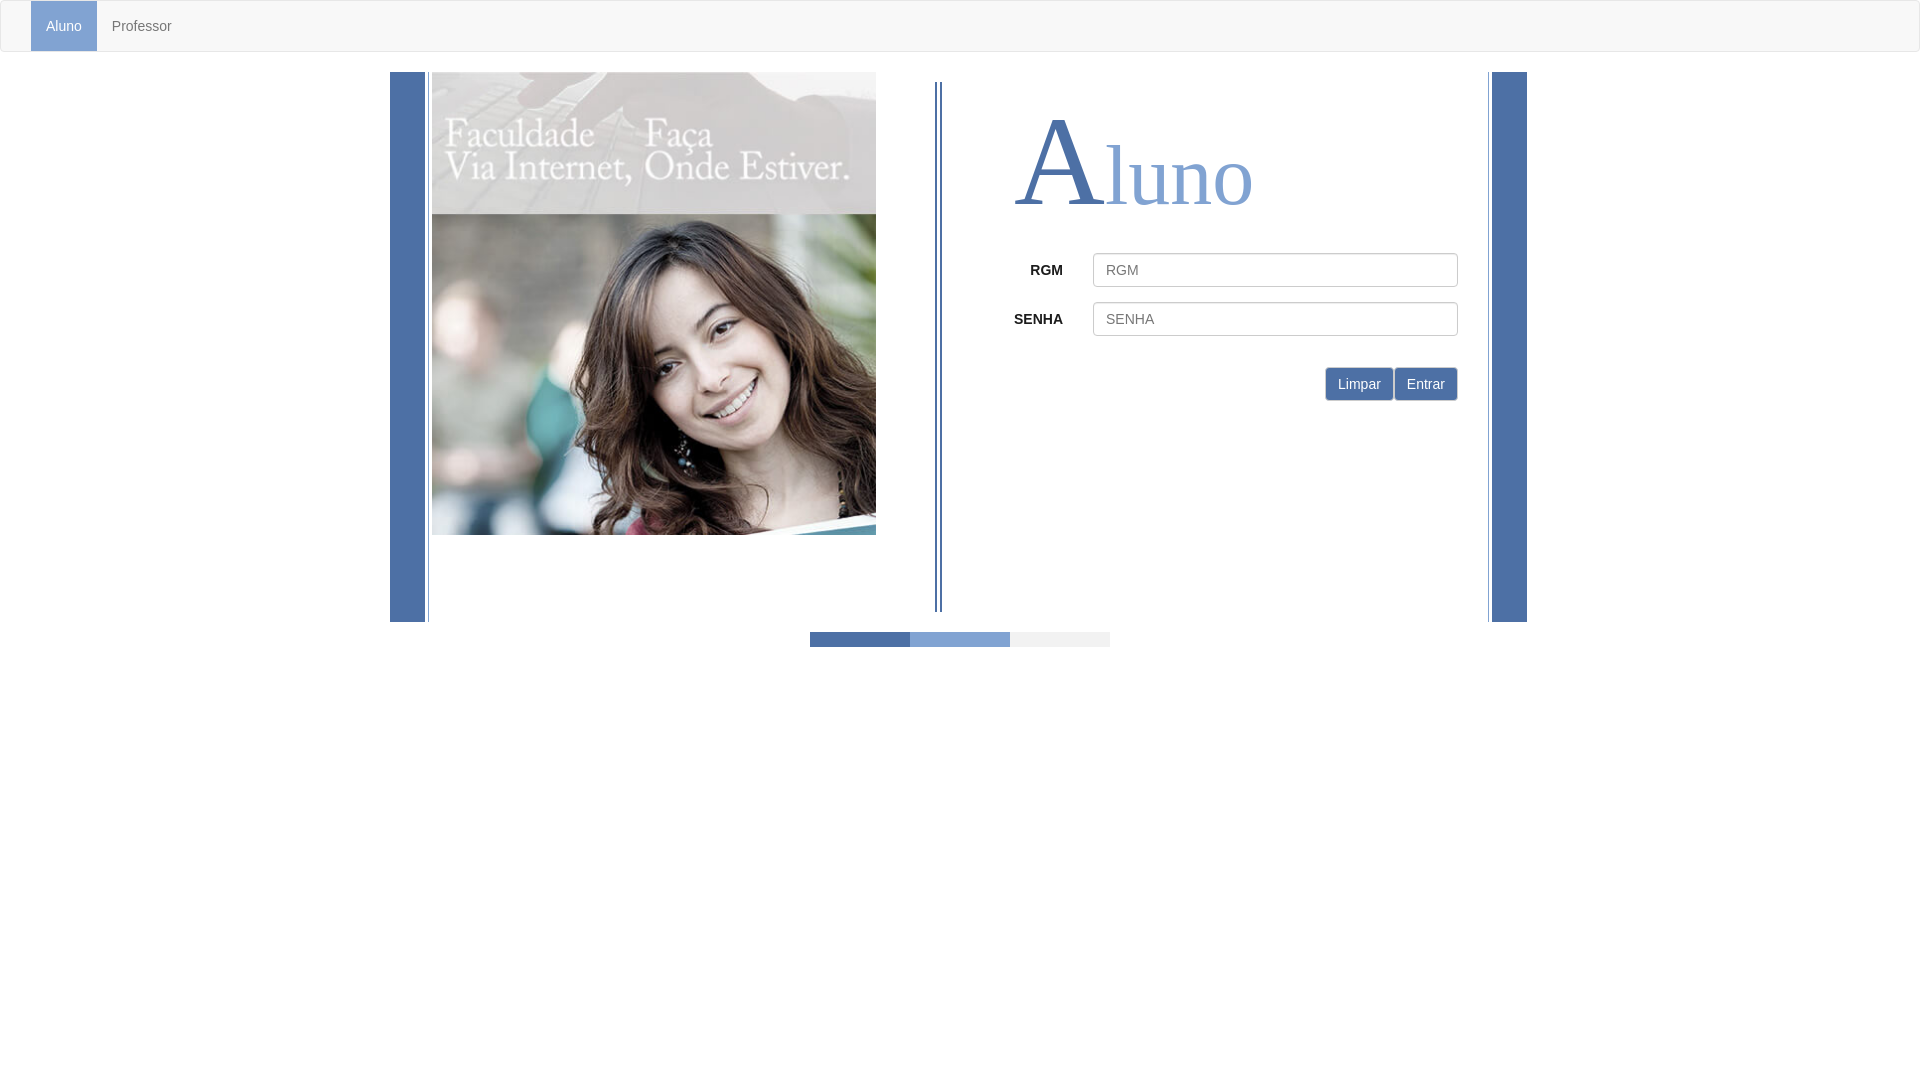 Image resolution: width=1920 pixels, height=1080 pixels. What do you see at coordinates (1359, 384) in the screenshot?
I see `'Limpar'` at bounding box center [1359, 384].